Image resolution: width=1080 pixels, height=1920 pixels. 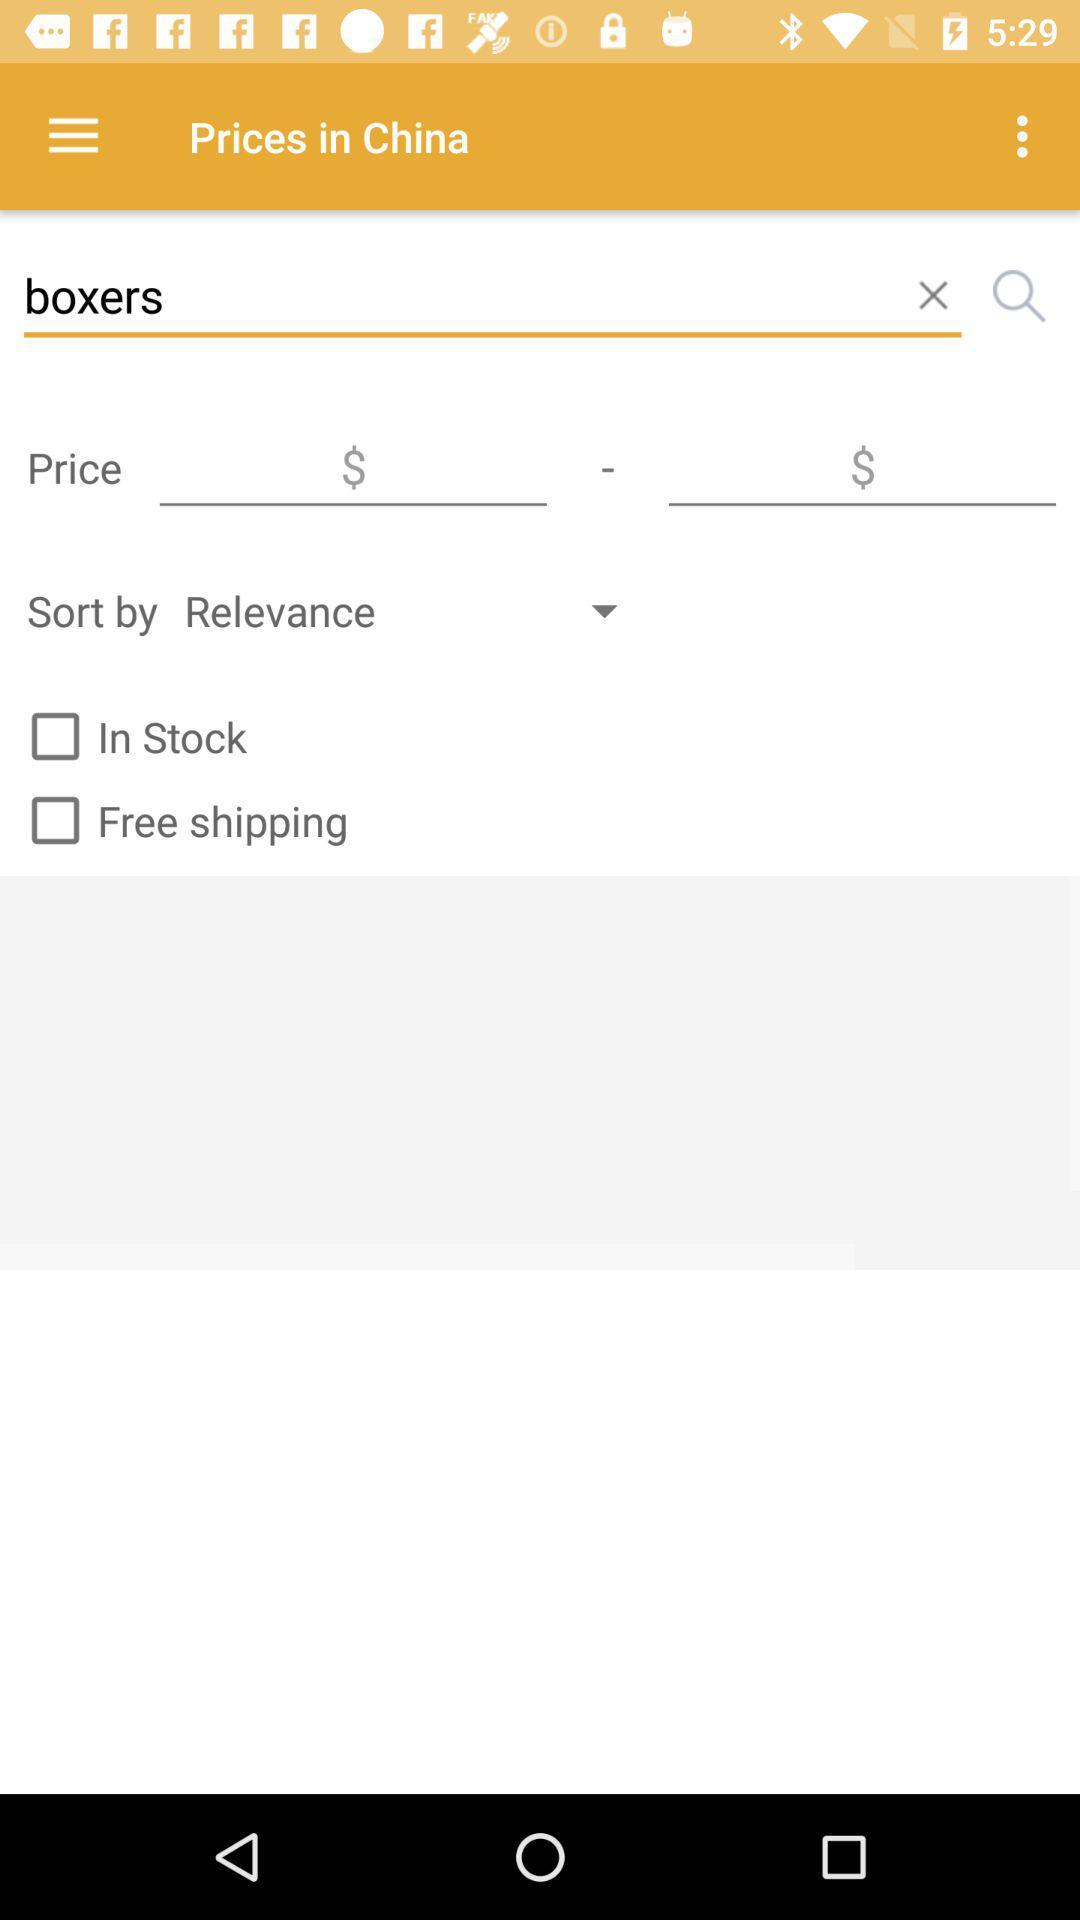 I want to click on the item to the right of boxers, so click(x=1019, y=295).